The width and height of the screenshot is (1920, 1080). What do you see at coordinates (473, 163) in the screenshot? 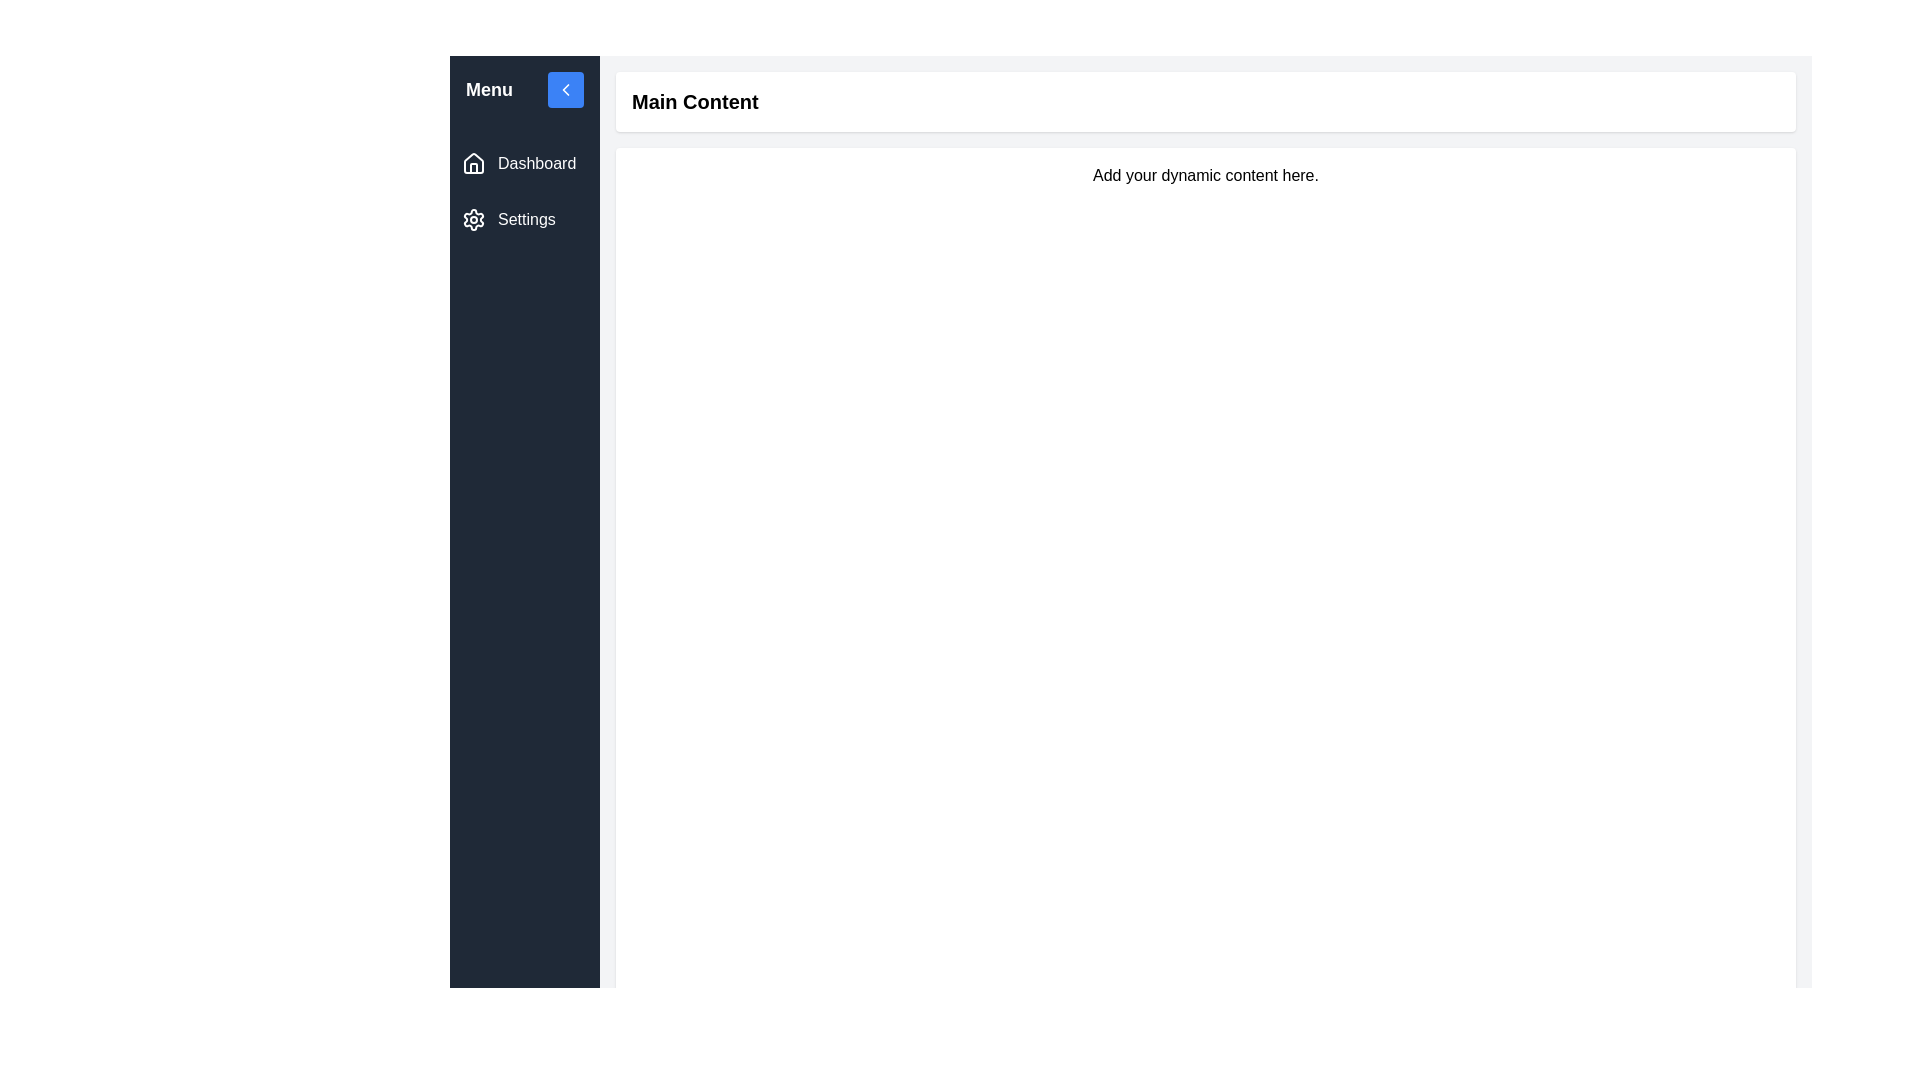
I see `the 'Home' icon in the left-side navigation bar for accessibility navigation` at bounding box center [473, 163].